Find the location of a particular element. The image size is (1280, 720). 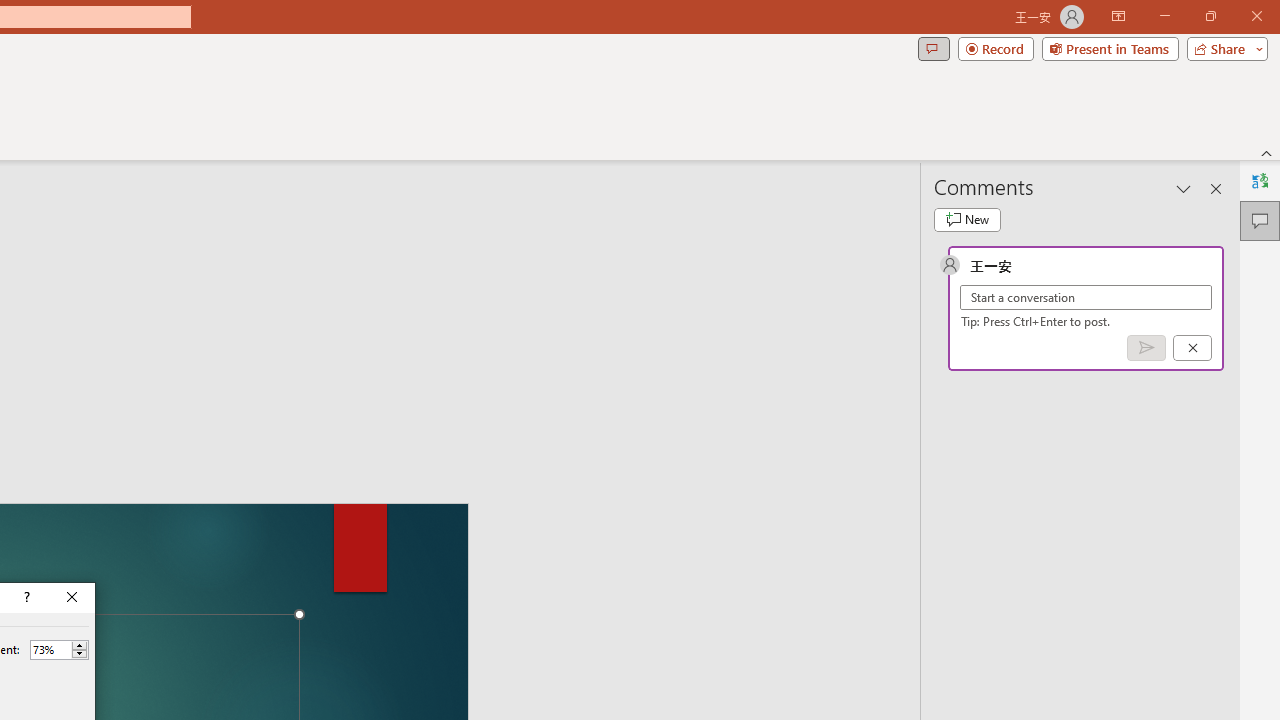

'More' is located at coordinates (79, 645).